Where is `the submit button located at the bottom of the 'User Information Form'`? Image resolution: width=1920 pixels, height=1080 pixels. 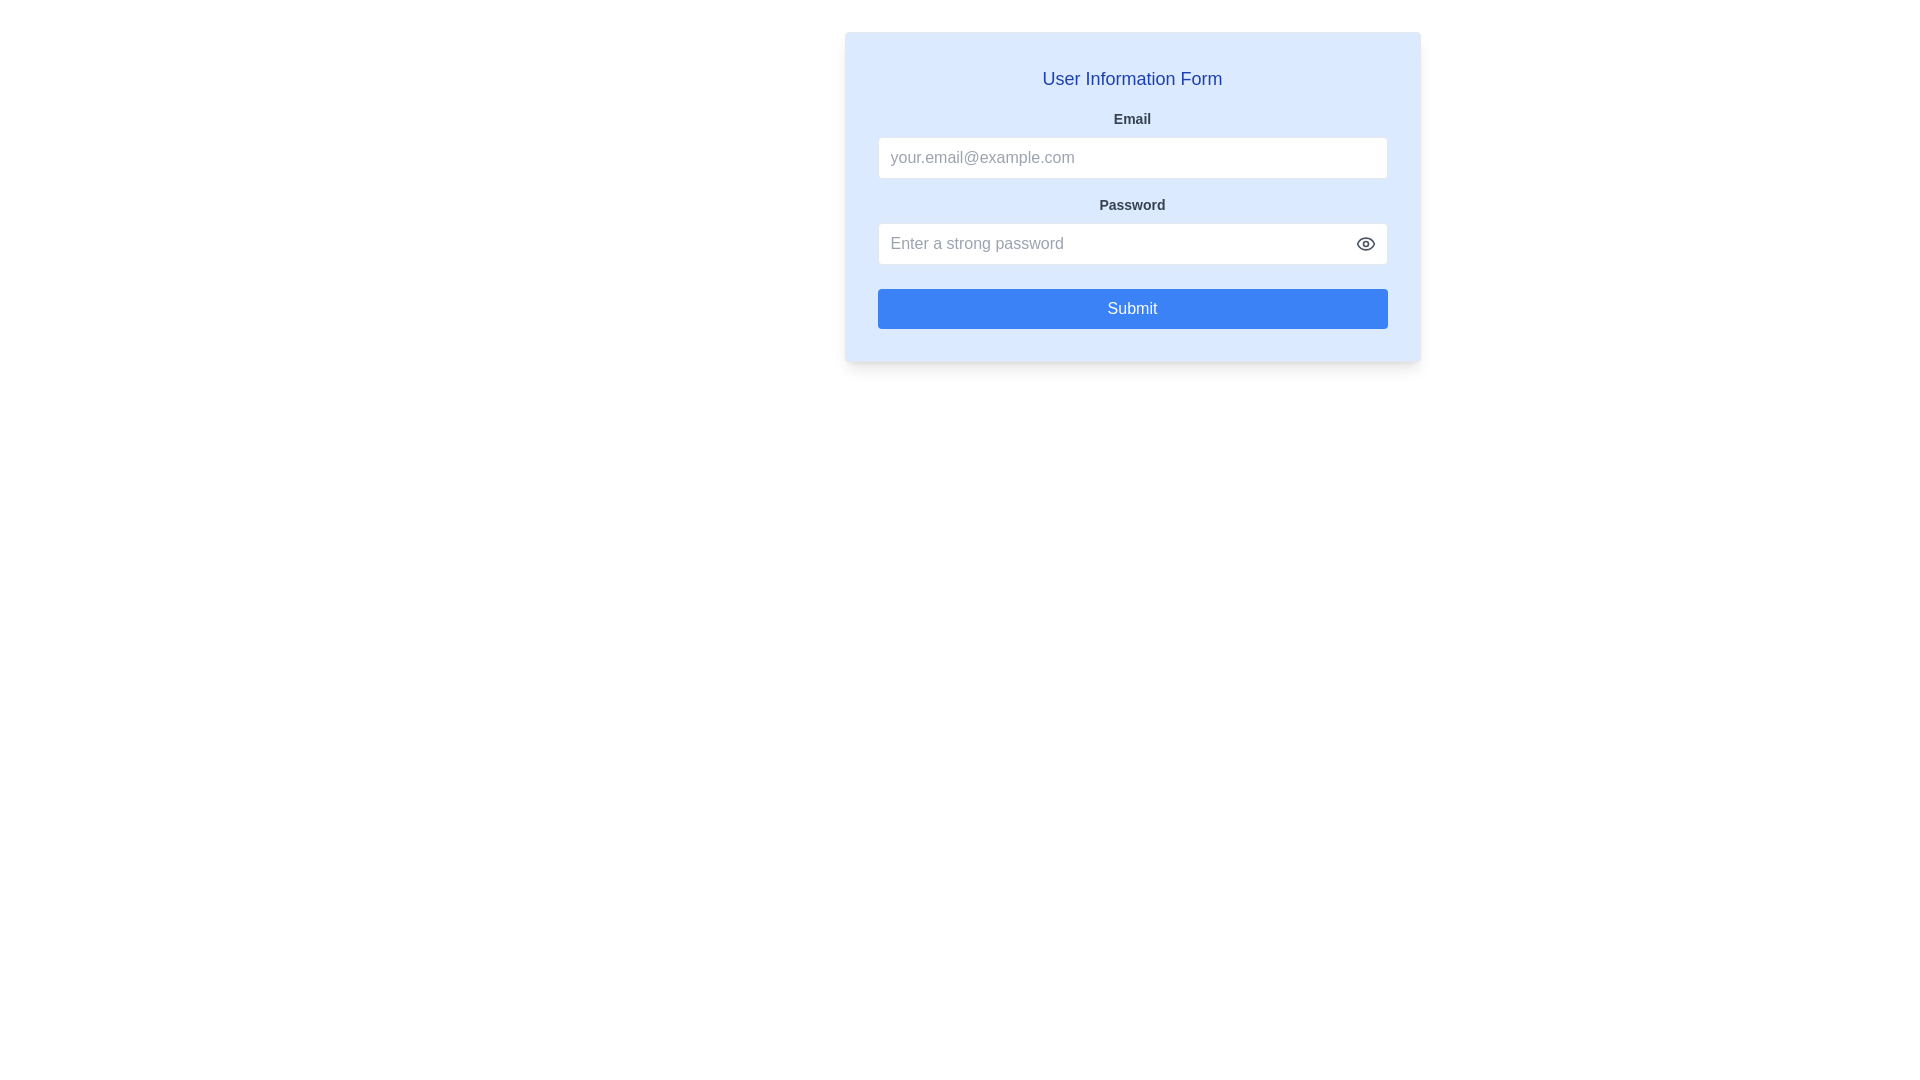 the submit button located at the bottom of the 'User Information Form' is located at coordinates (1132, 308).